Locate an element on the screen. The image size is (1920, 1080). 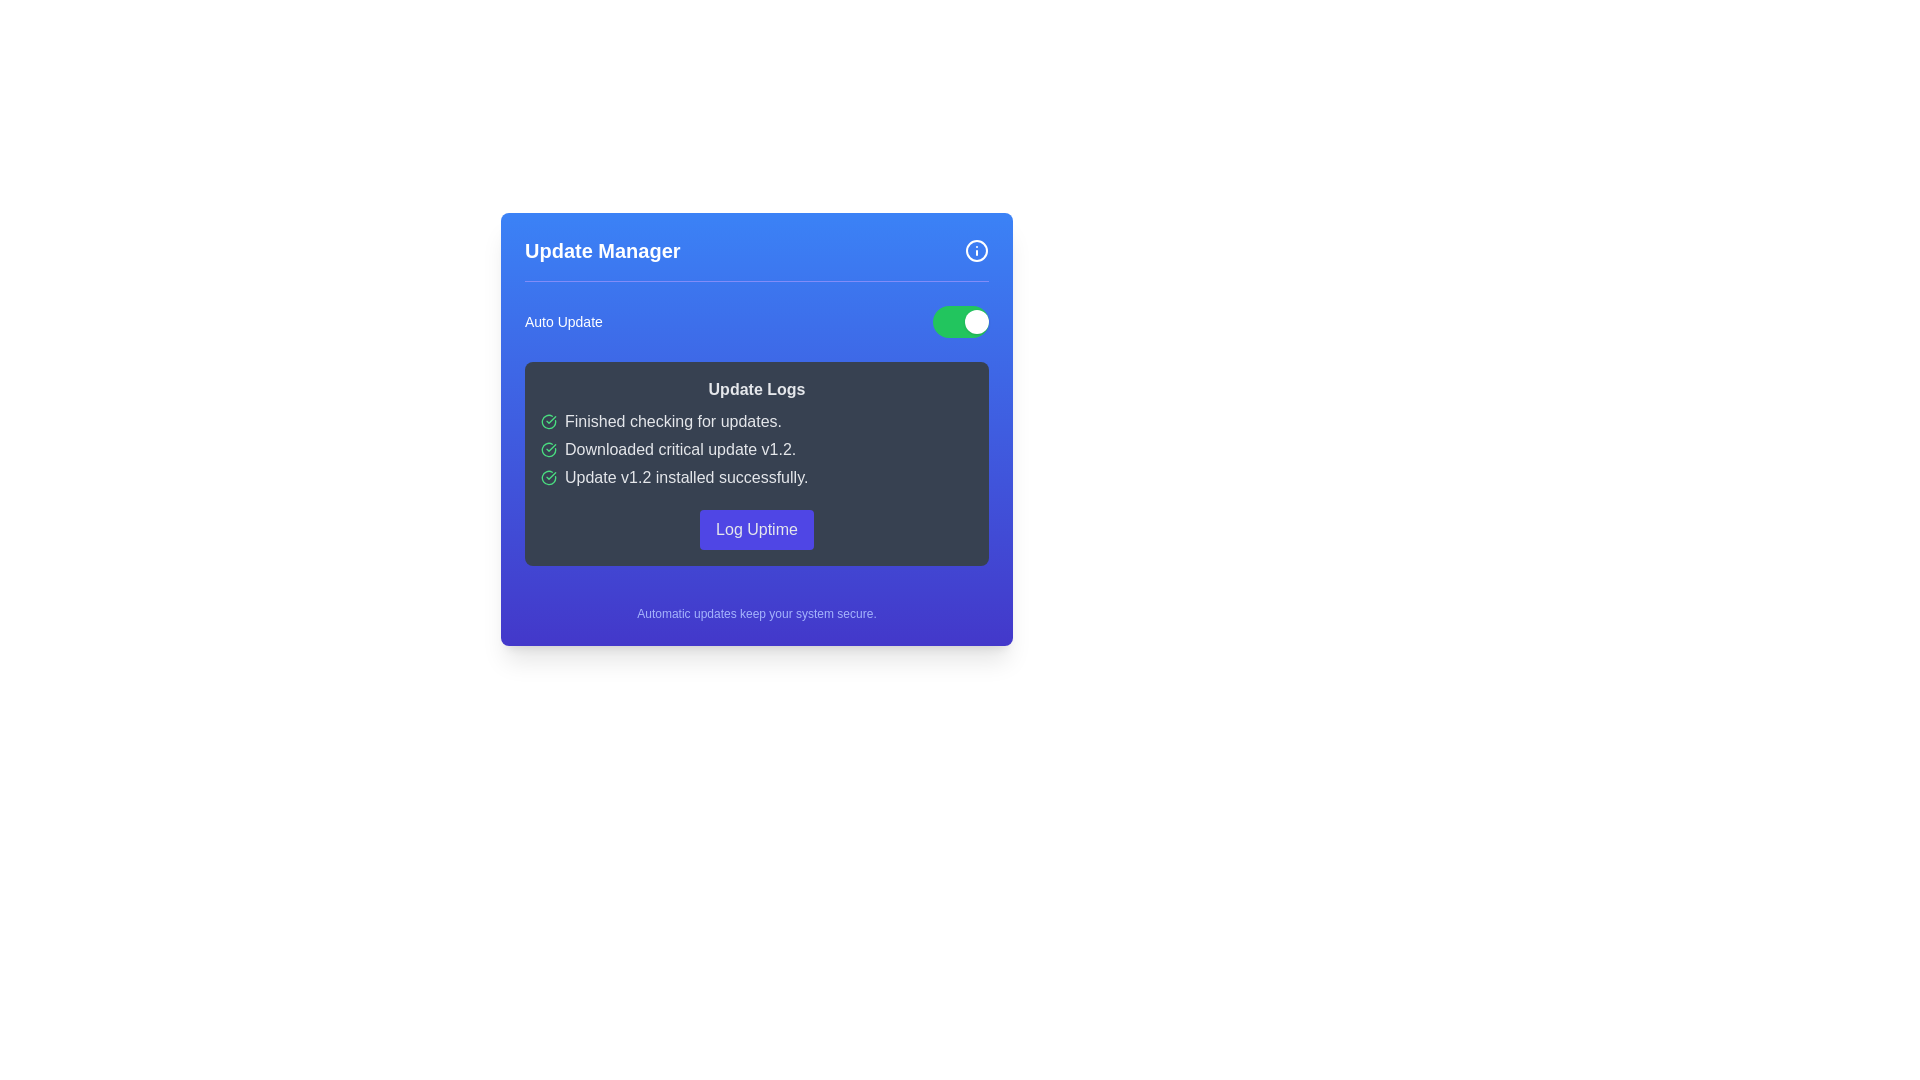
text of the first log entry indicating that the update check has concluded successfully, positioned above 'Downloaded critical update v1.2.' and below 'Update Logs' is located at coordinates (756, 420).